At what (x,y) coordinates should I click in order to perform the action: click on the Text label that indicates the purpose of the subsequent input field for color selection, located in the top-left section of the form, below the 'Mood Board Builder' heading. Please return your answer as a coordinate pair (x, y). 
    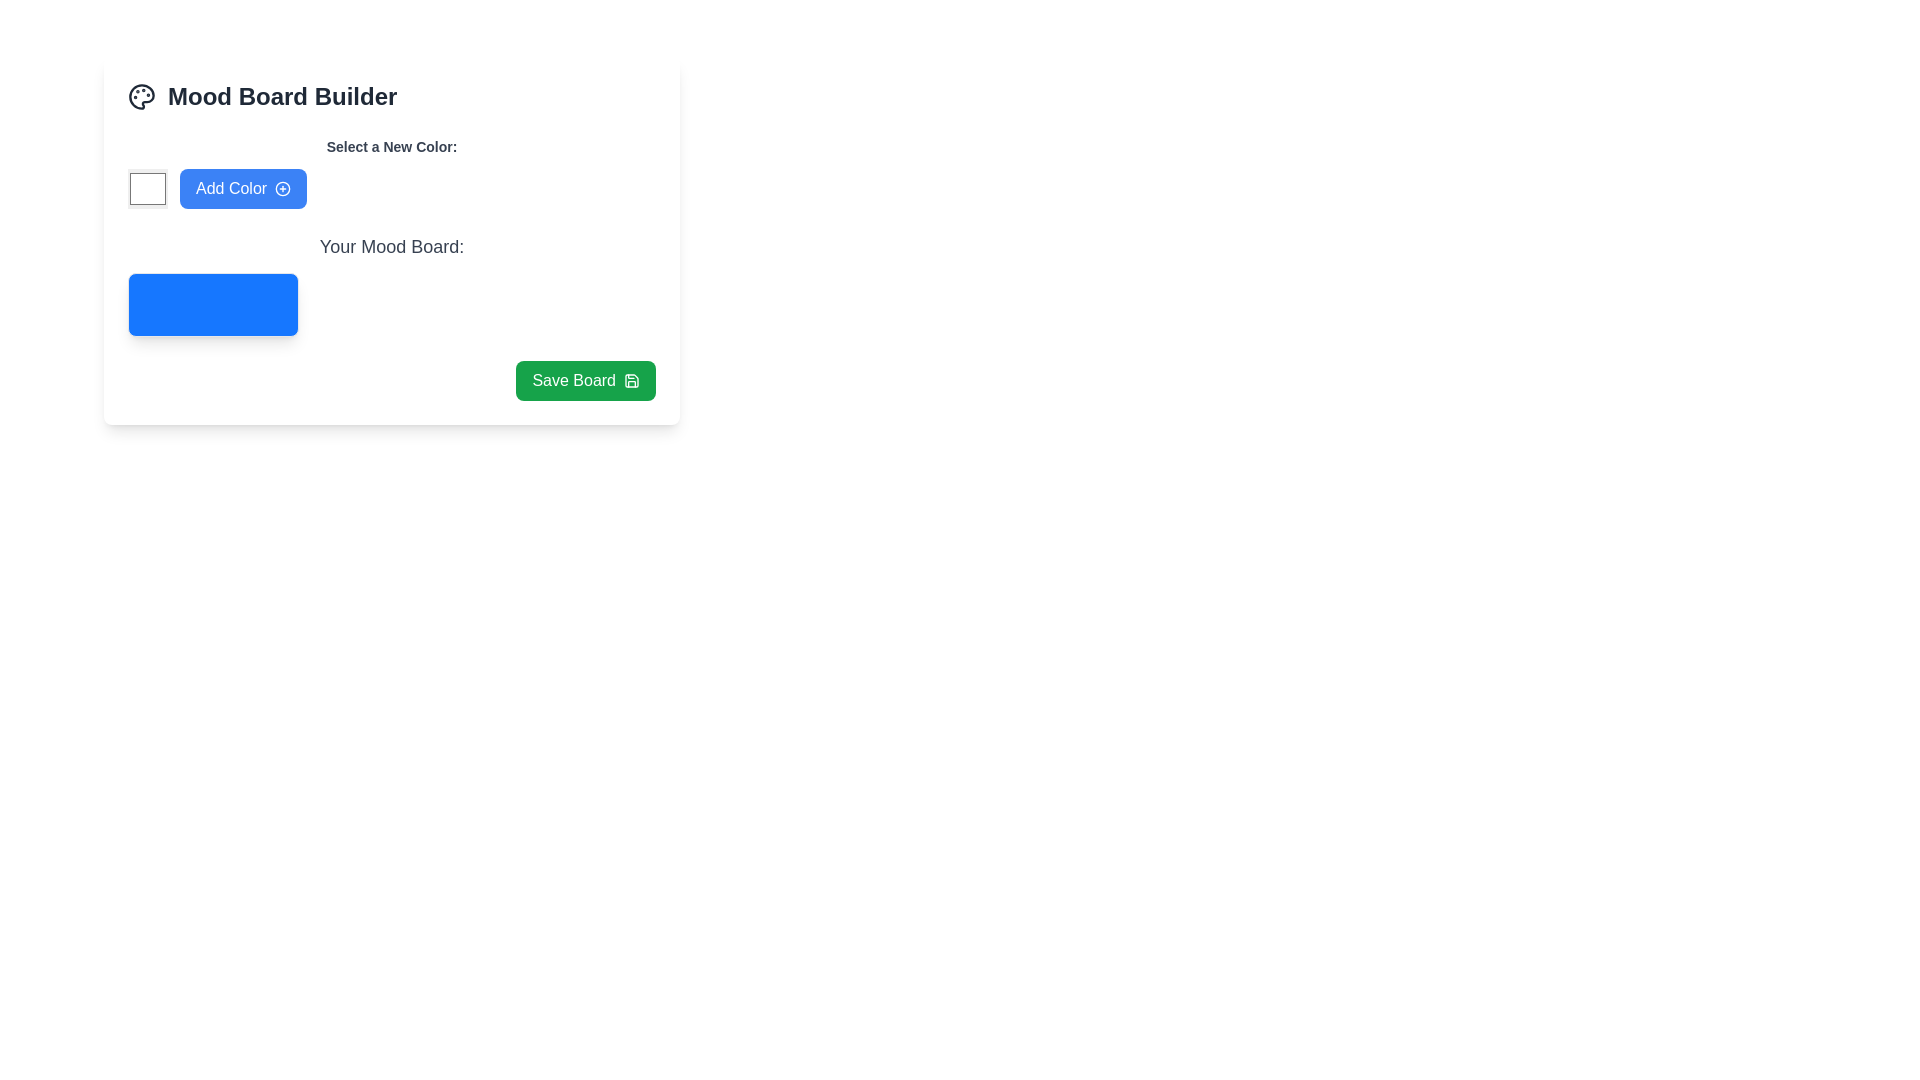
    Looking at the image, I should click on (392, 145).